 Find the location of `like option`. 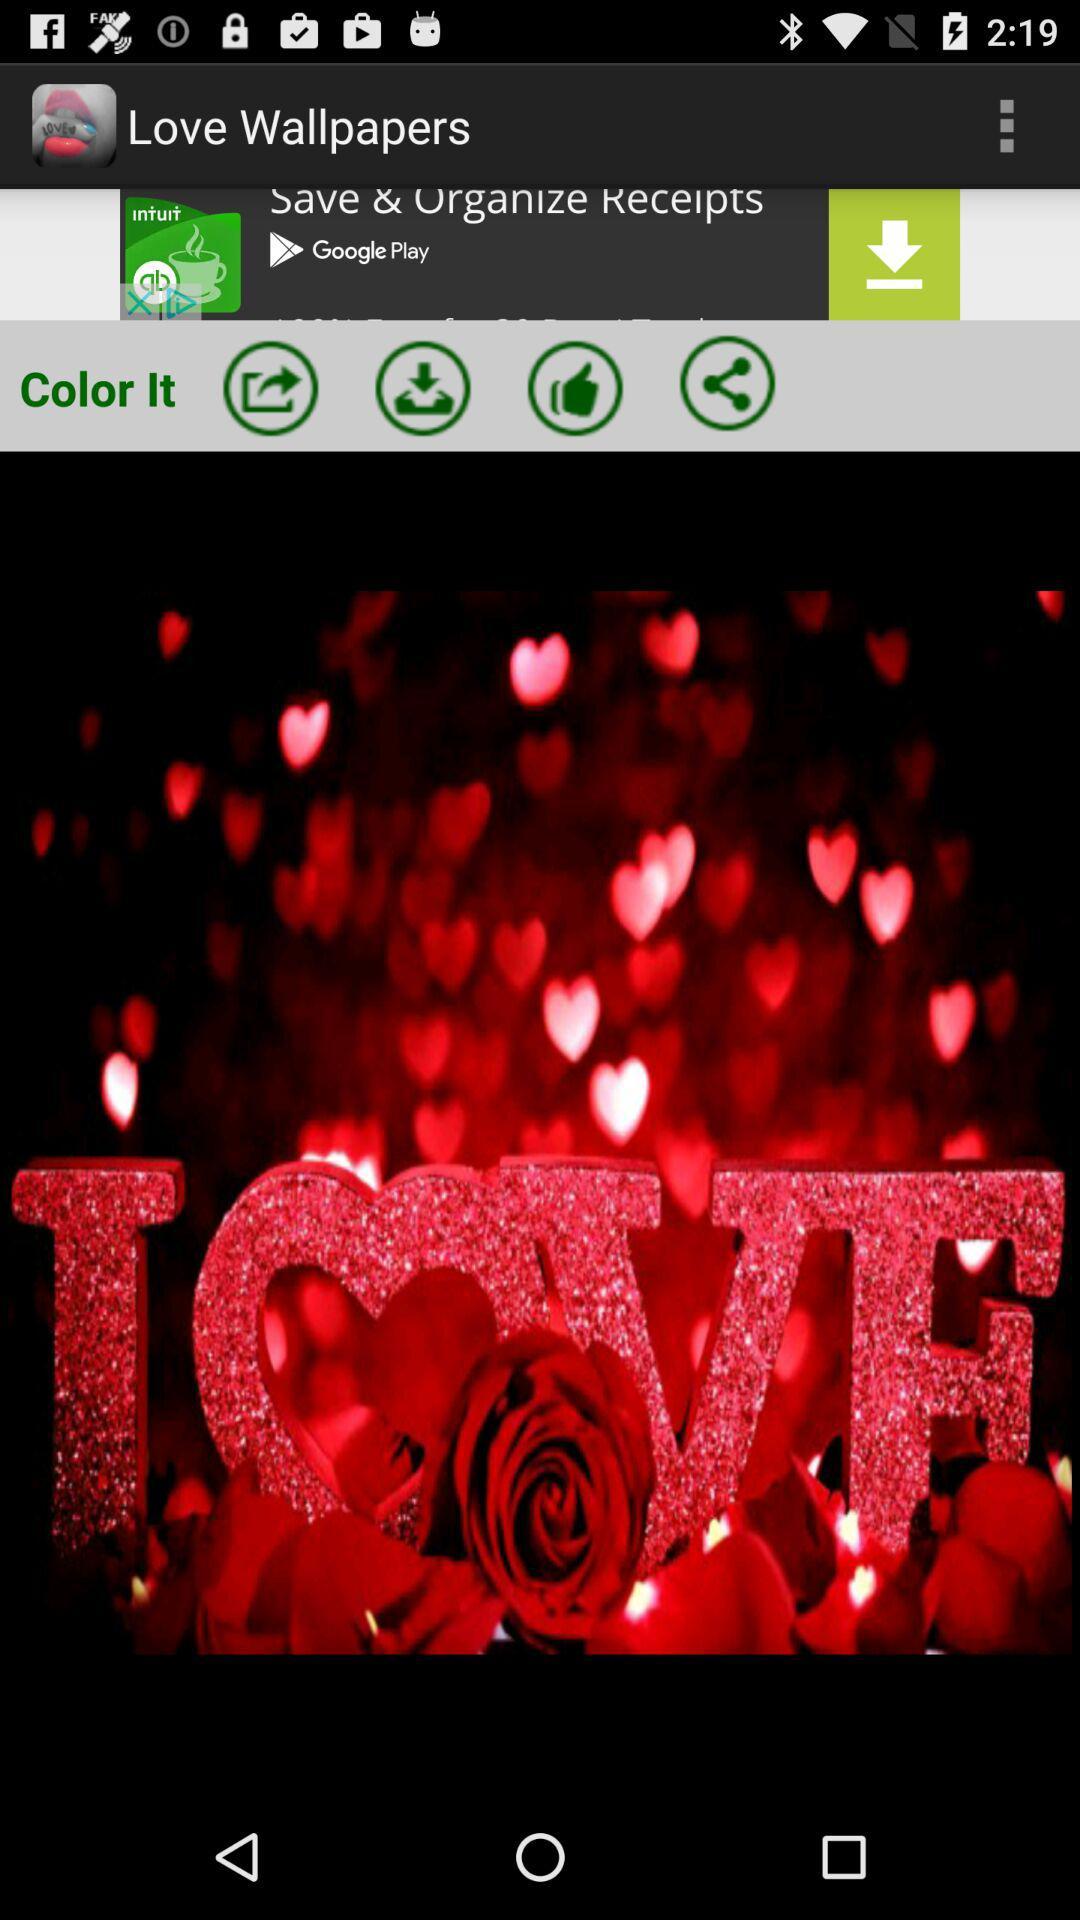

like option is located at coordinates (575, 388).